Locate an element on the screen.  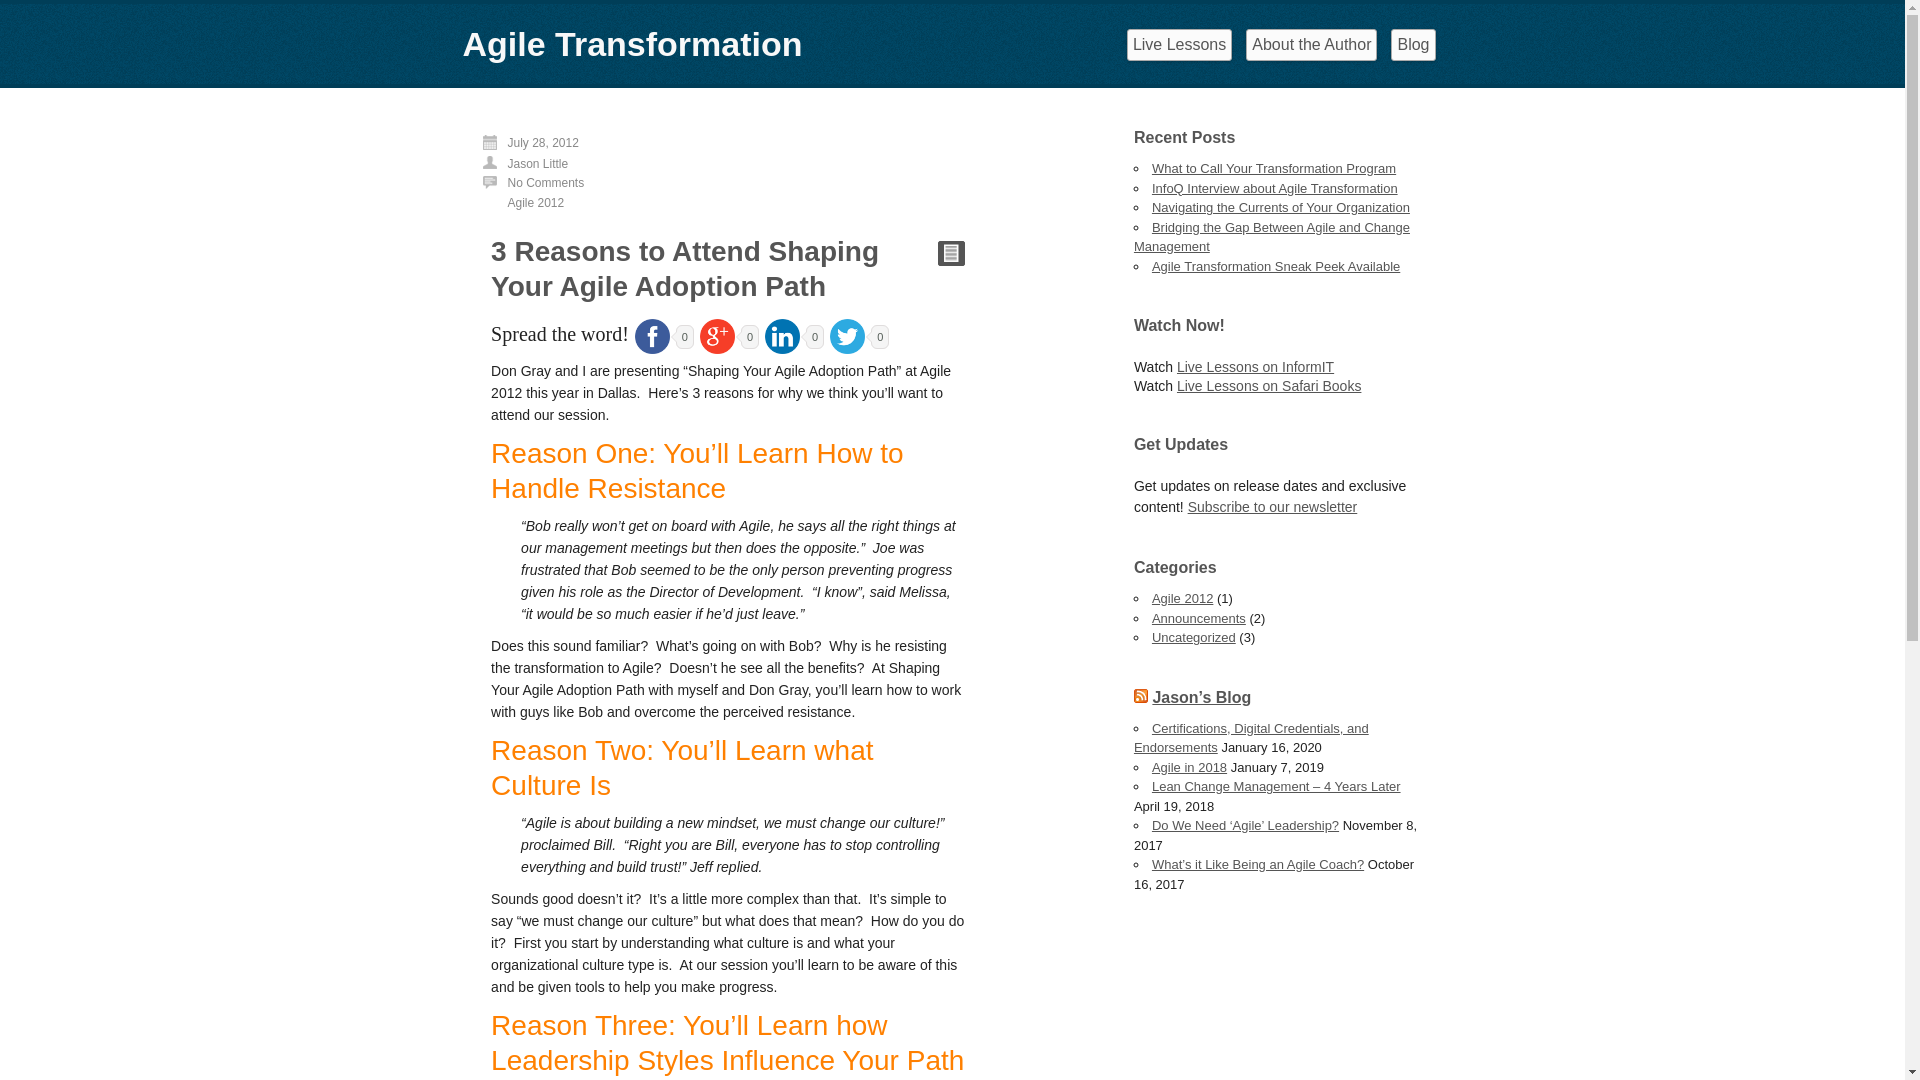
'Uncategorized' is located at coordinates (1194, 637).